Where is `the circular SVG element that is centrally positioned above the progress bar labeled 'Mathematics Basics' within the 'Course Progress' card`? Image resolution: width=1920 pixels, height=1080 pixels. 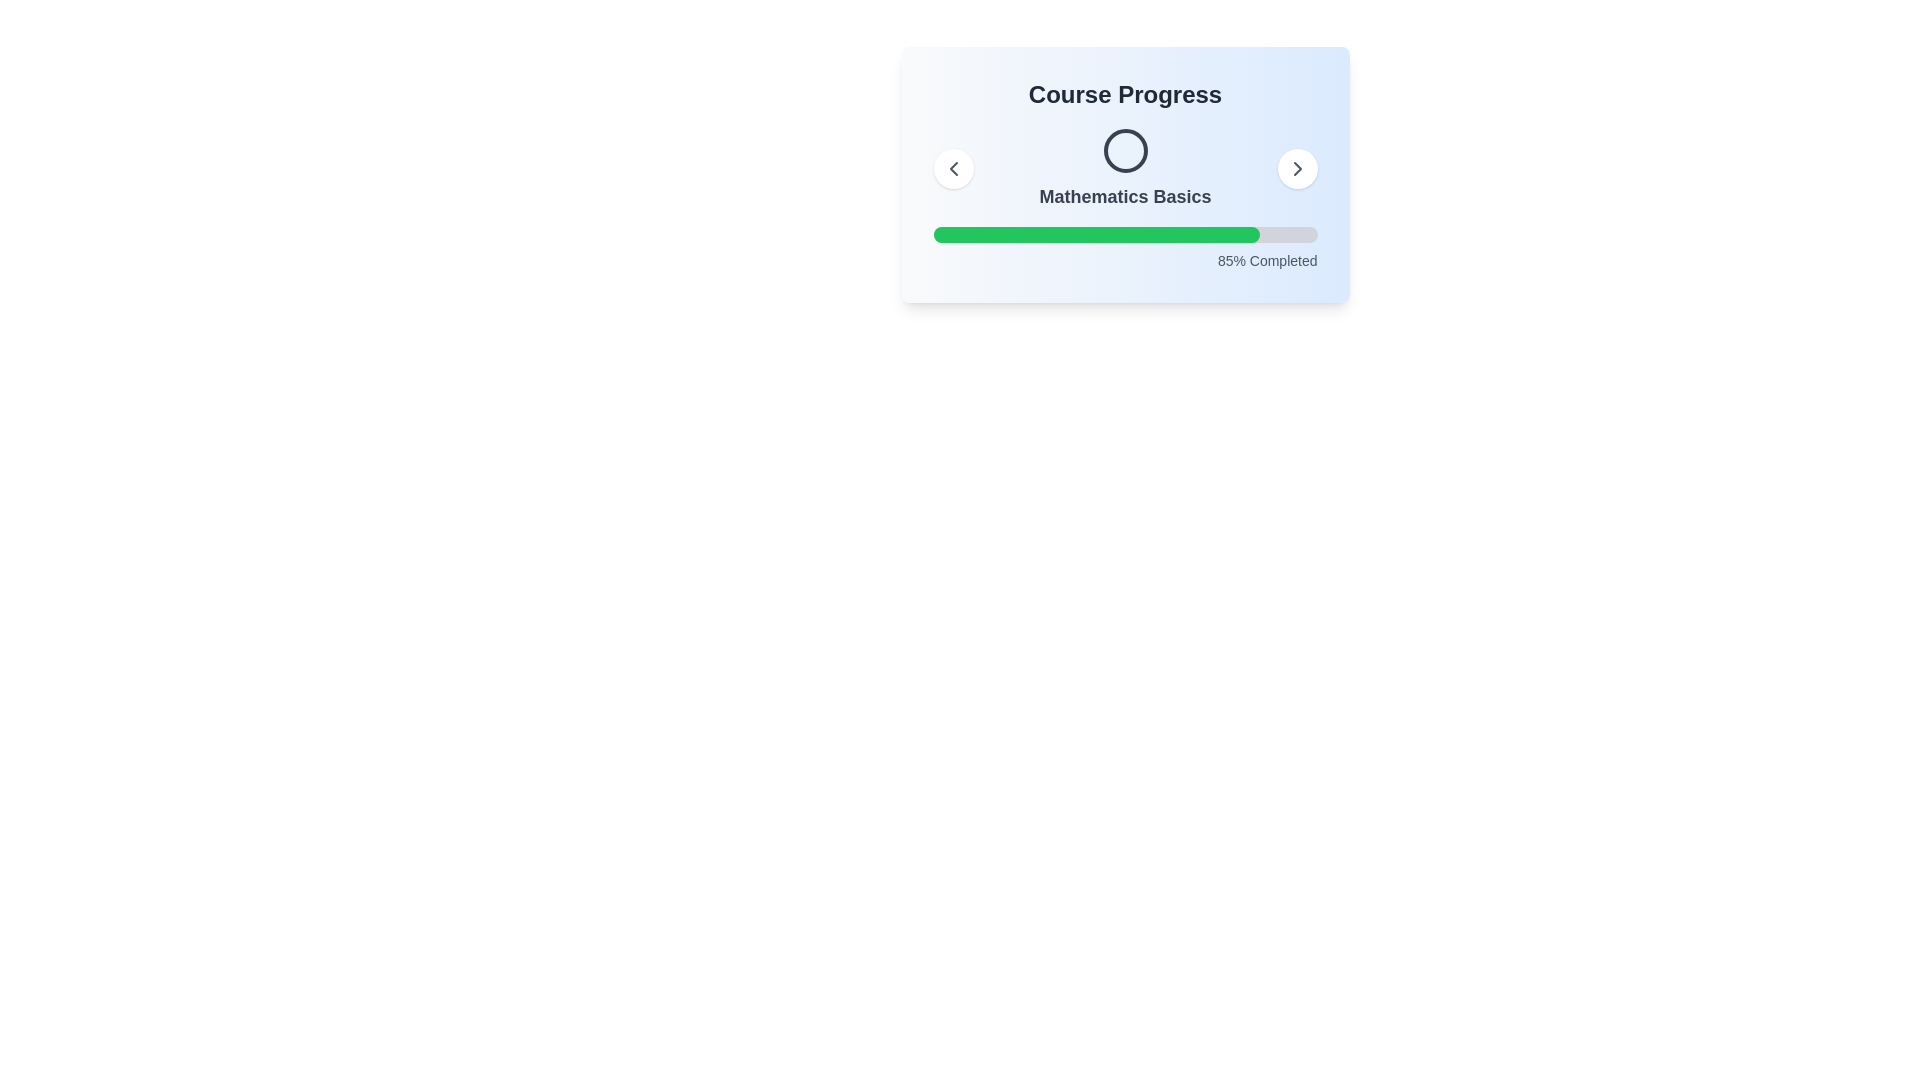 the circular SVG element that is centrally positioned above the progress bar labeled 'Mathematics Basics' within the 'Course Progress' card is located at coordinates (1125, 149).